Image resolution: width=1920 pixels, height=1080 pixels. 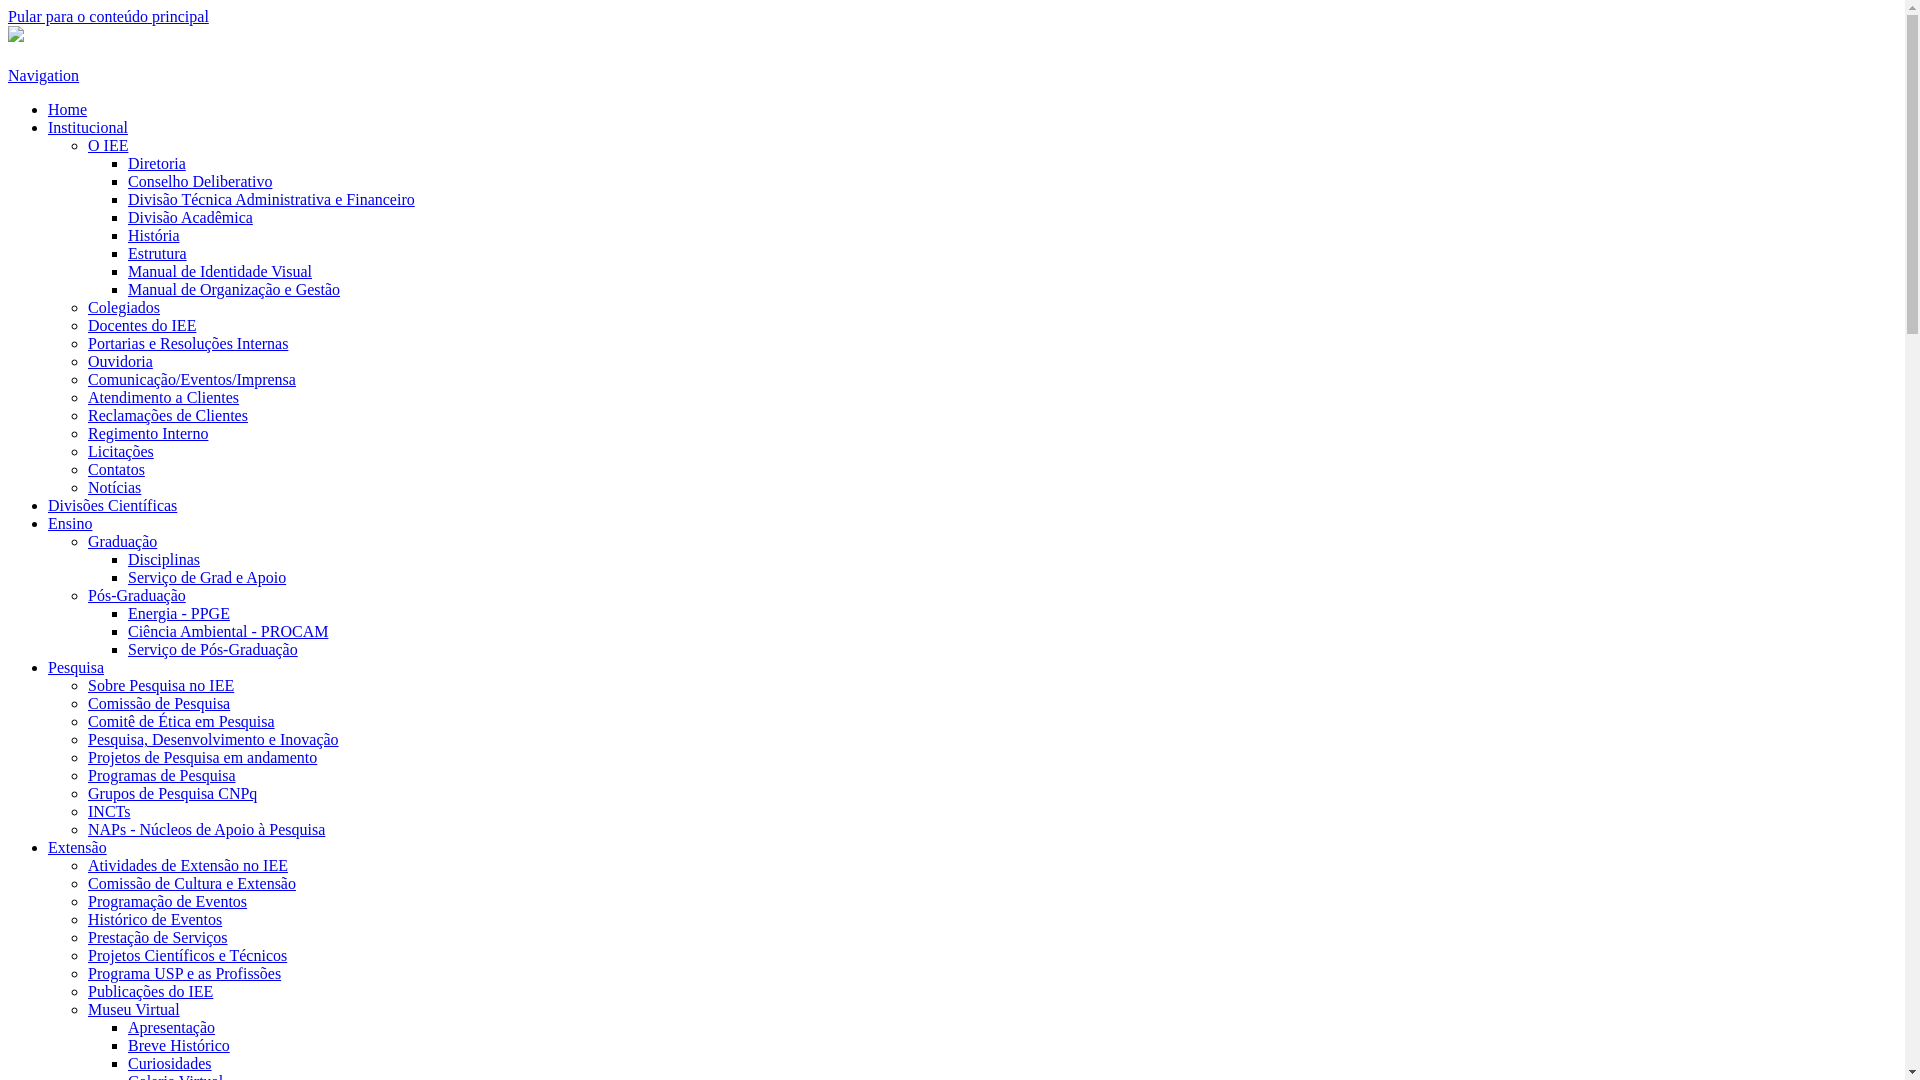 I want to click on 'Institucional', so click(x=86, y=127).